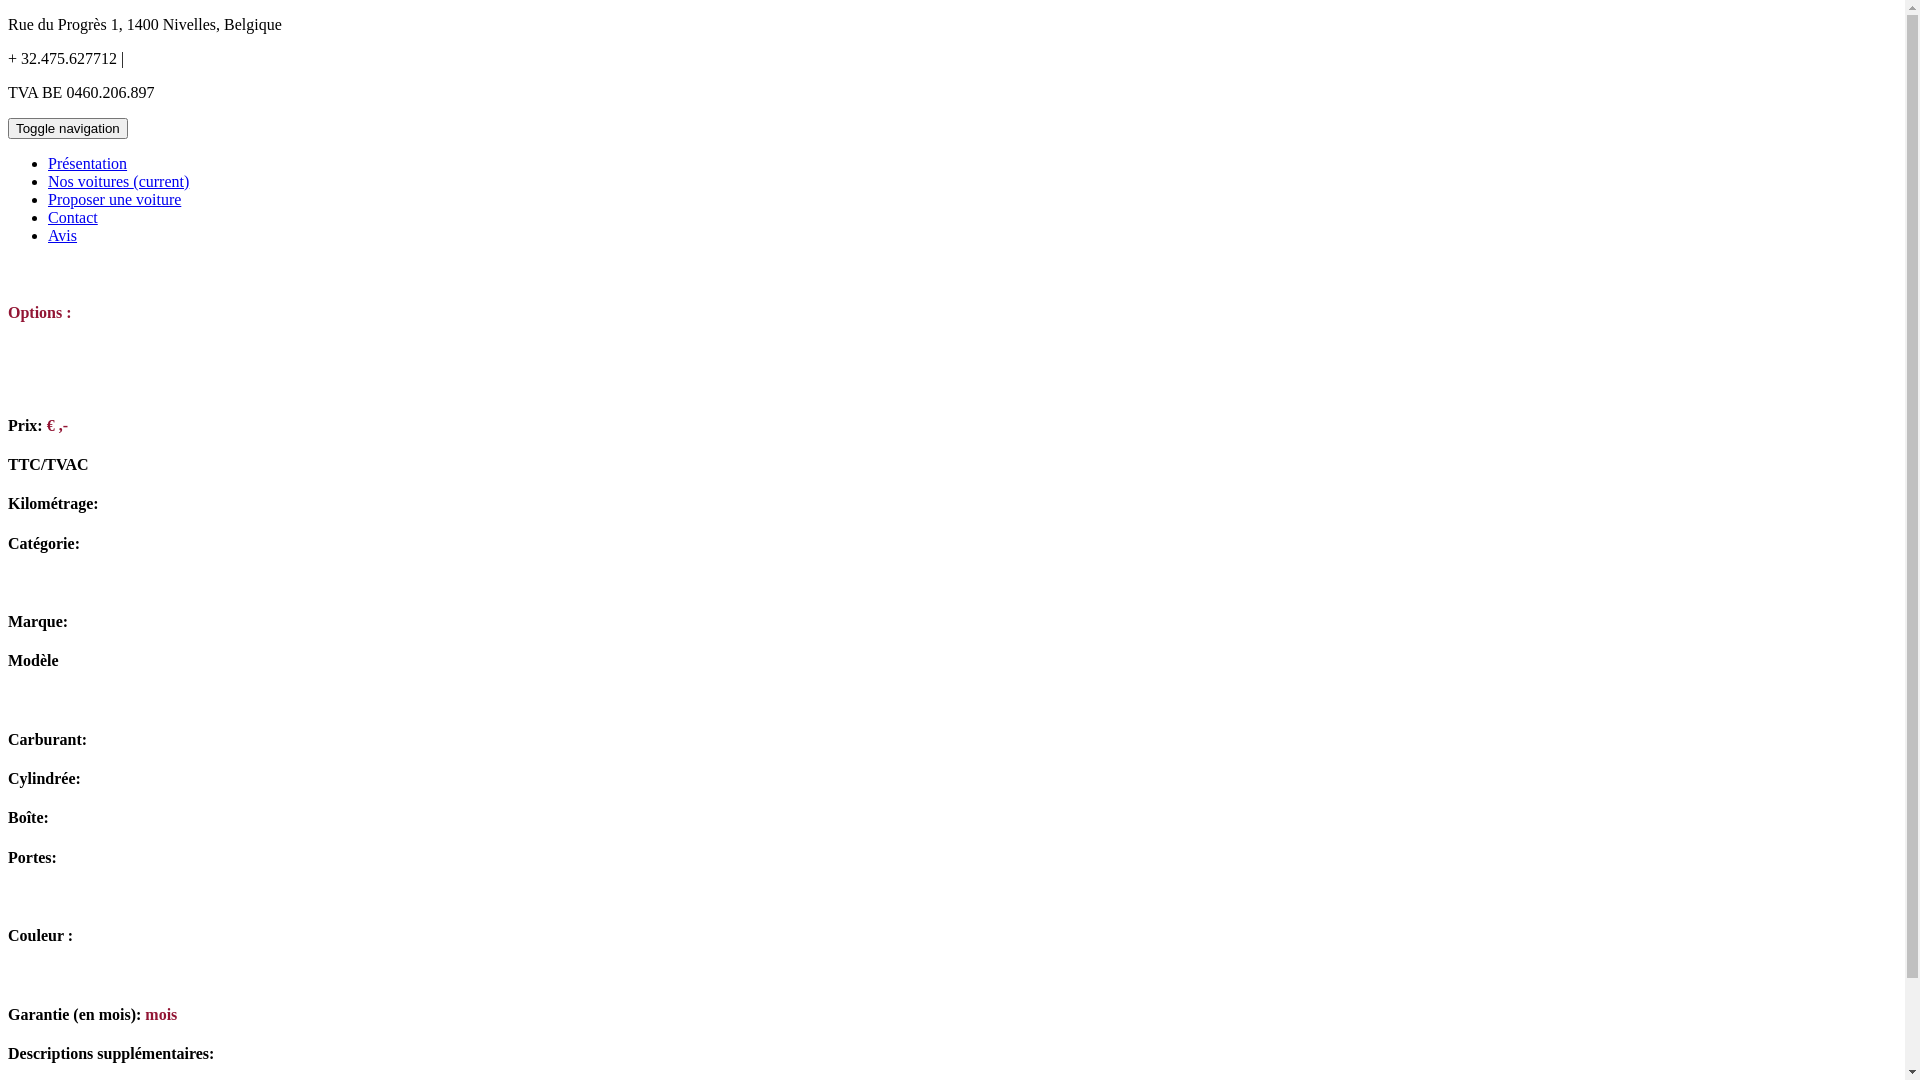  What do you see at coordinates (113, 199) in the screenshot?
I see `'Proposer une voiture'` at bounding box center [113, 199].